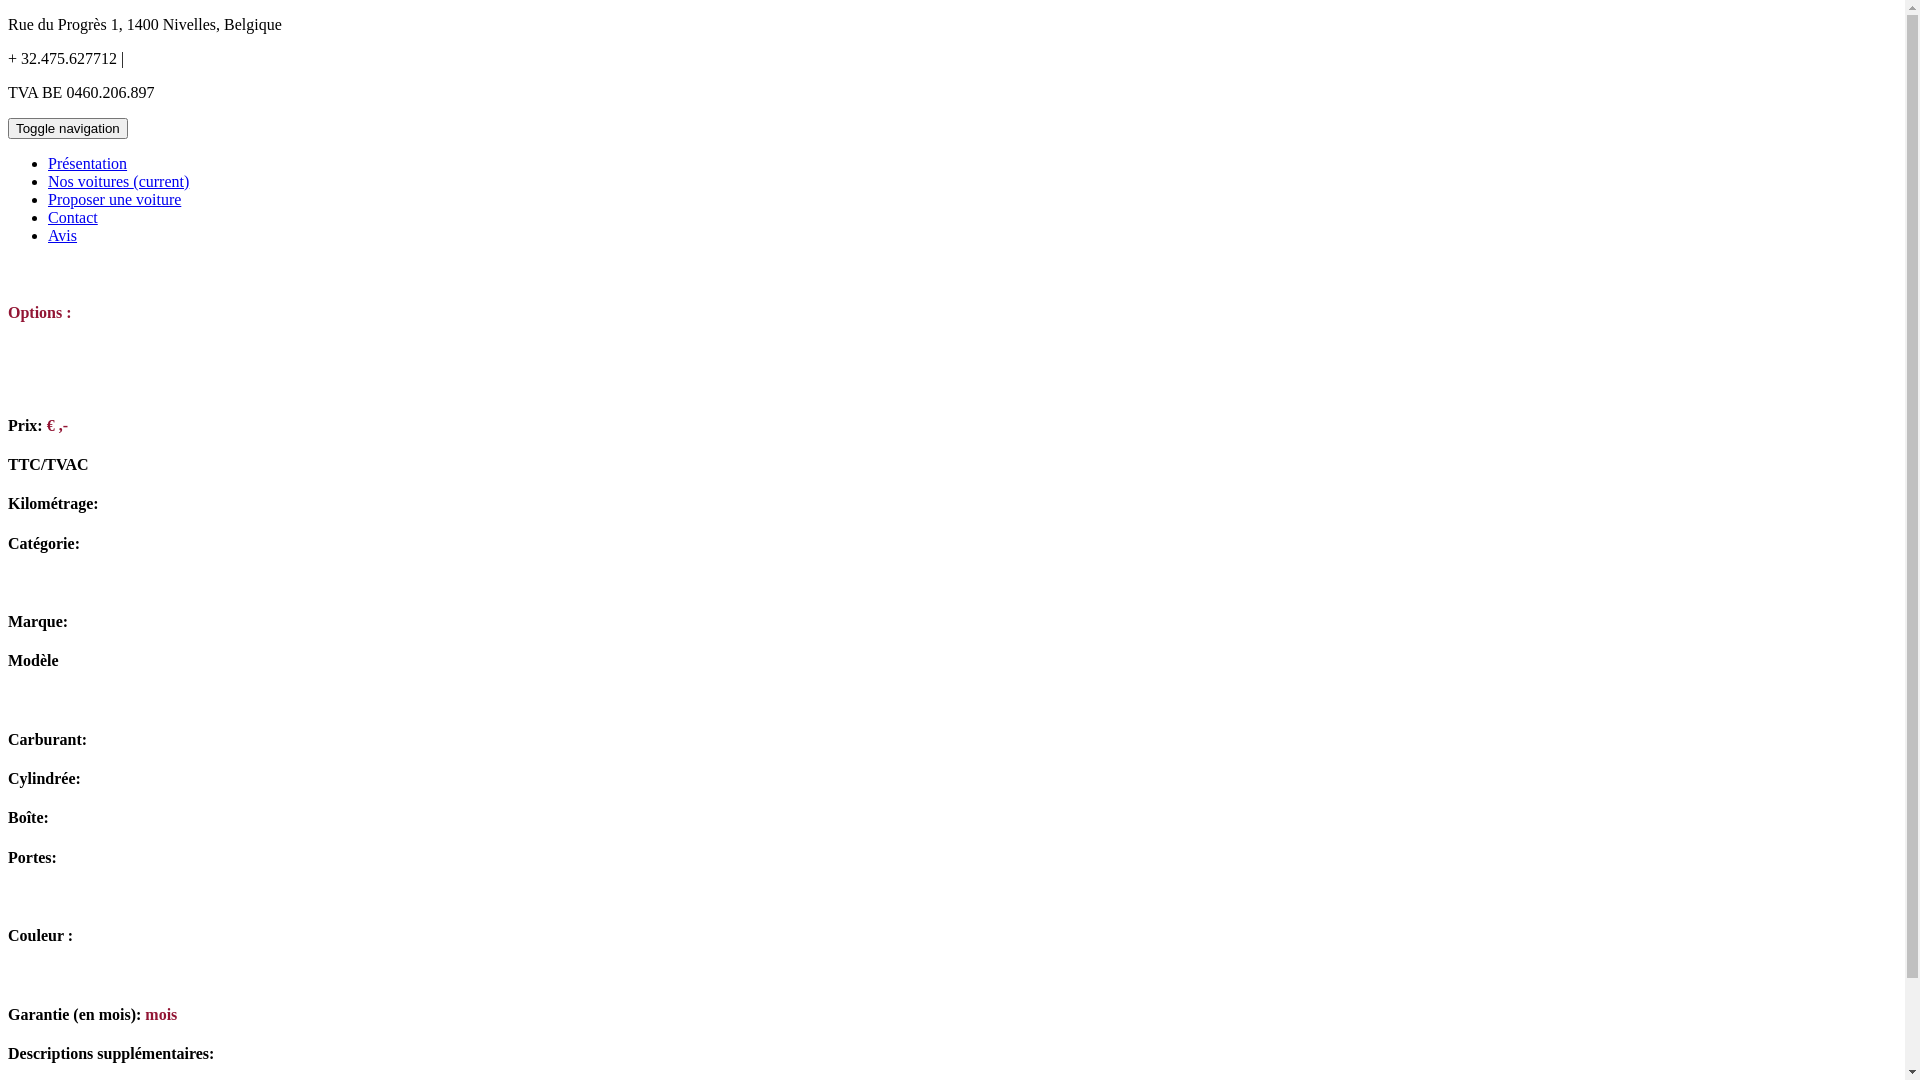  What do you see at coordinates (113, 199) in the screenshot?
I see `'Proposer une voiture'` at bounding box center [113, 199].